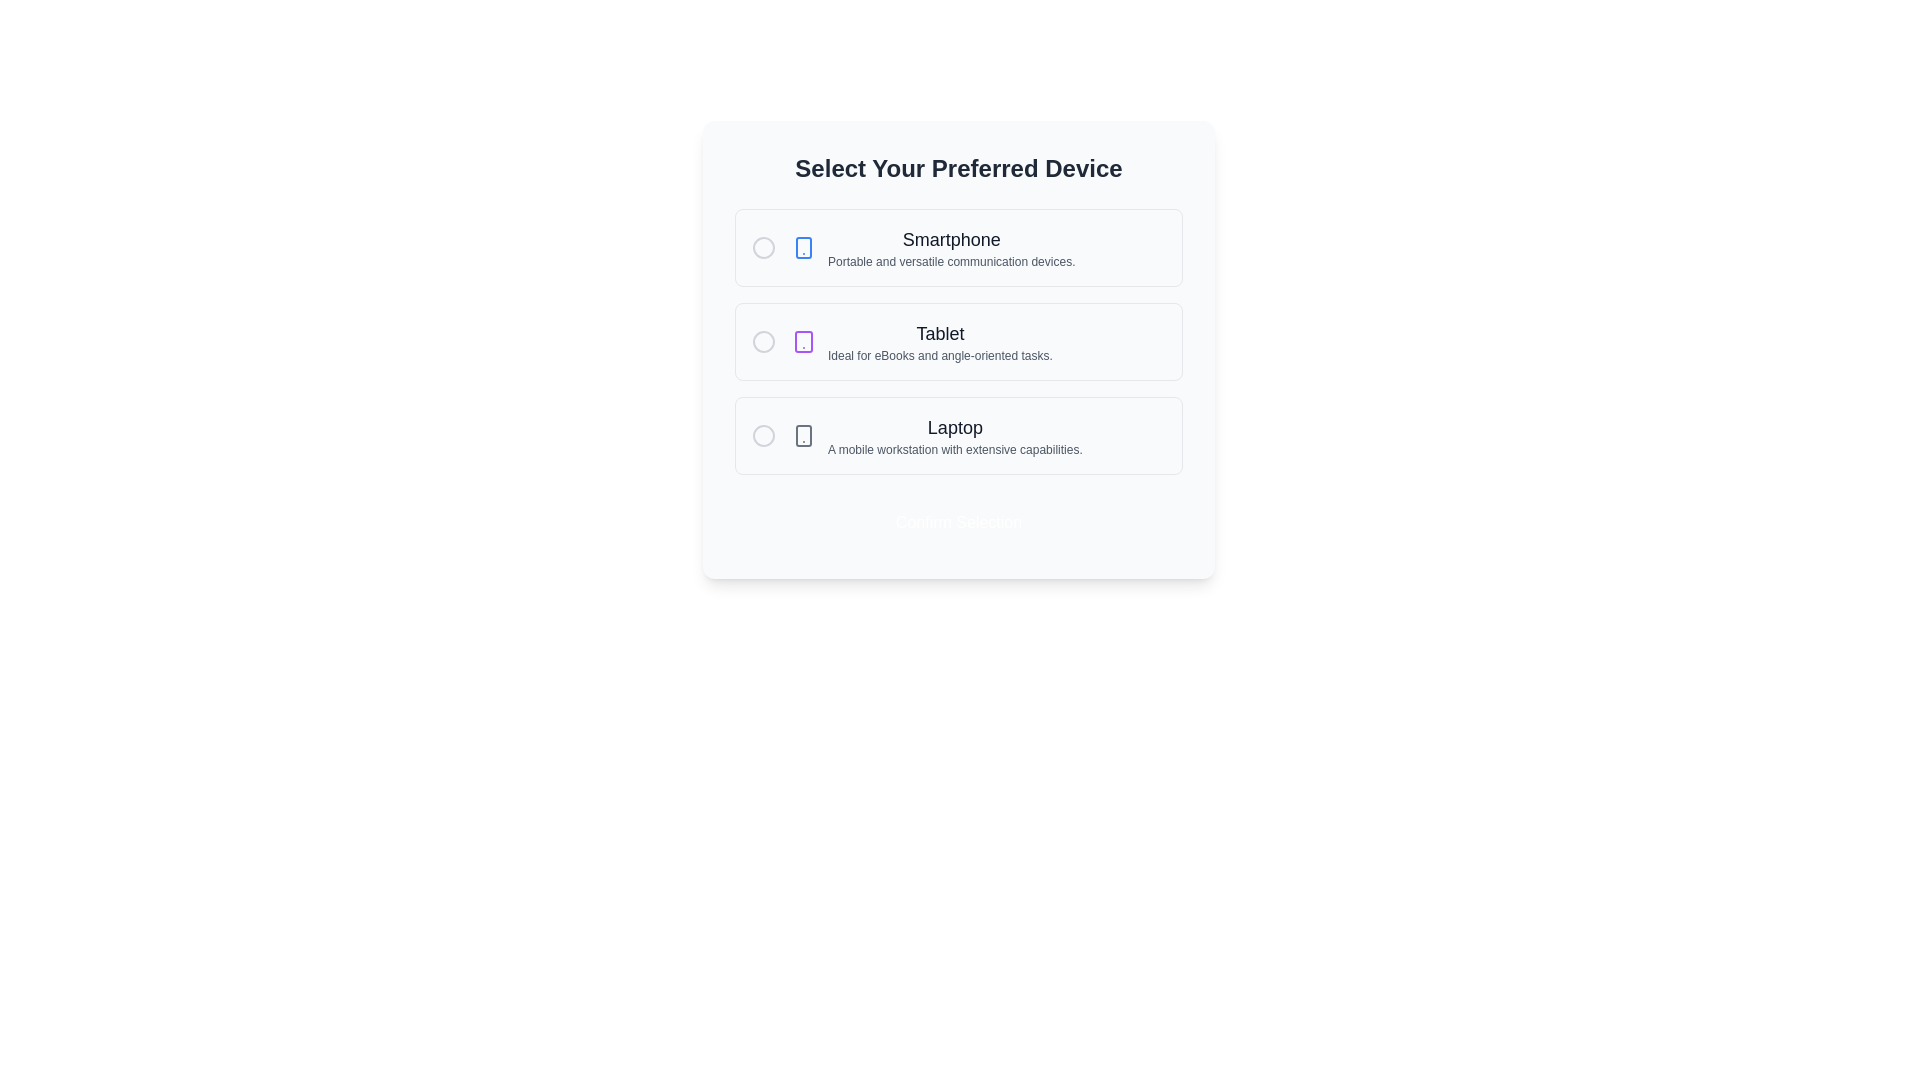 The height and width of the screenshot is (1080, 1920). What do you see at coordinates (762, 341) in the screenshot?
I see `the radio button for the 'Tablet' option, located to the left of the text label 'Tablet' in the vertical list of selectable devices` at bounding box center [762, 341].